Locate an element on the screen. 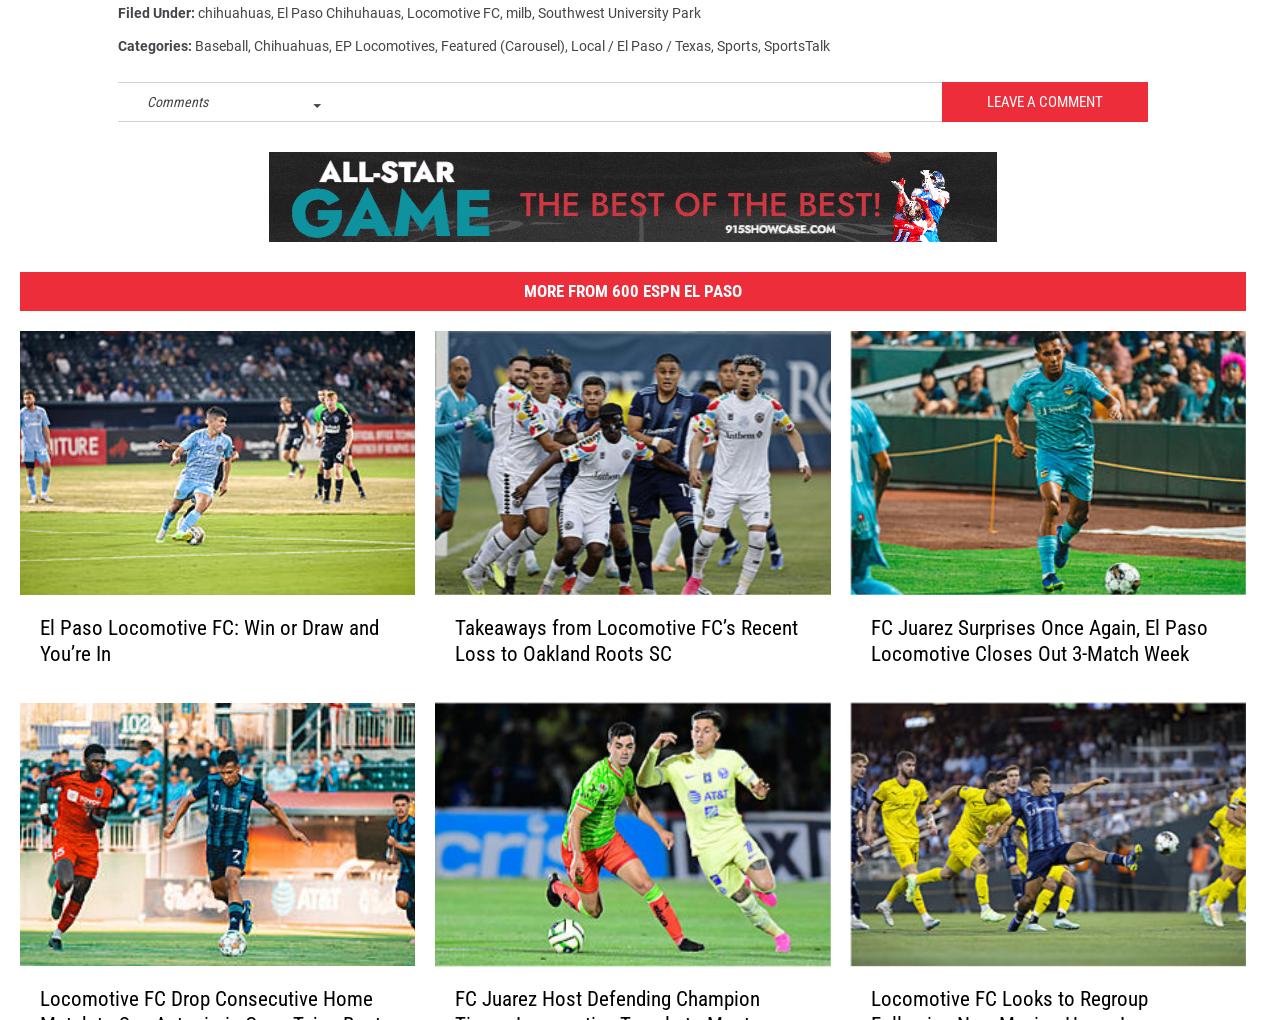 This screenshot has height=1020, width=1286. 'Filed Under' is located at coordinates (118, 21).